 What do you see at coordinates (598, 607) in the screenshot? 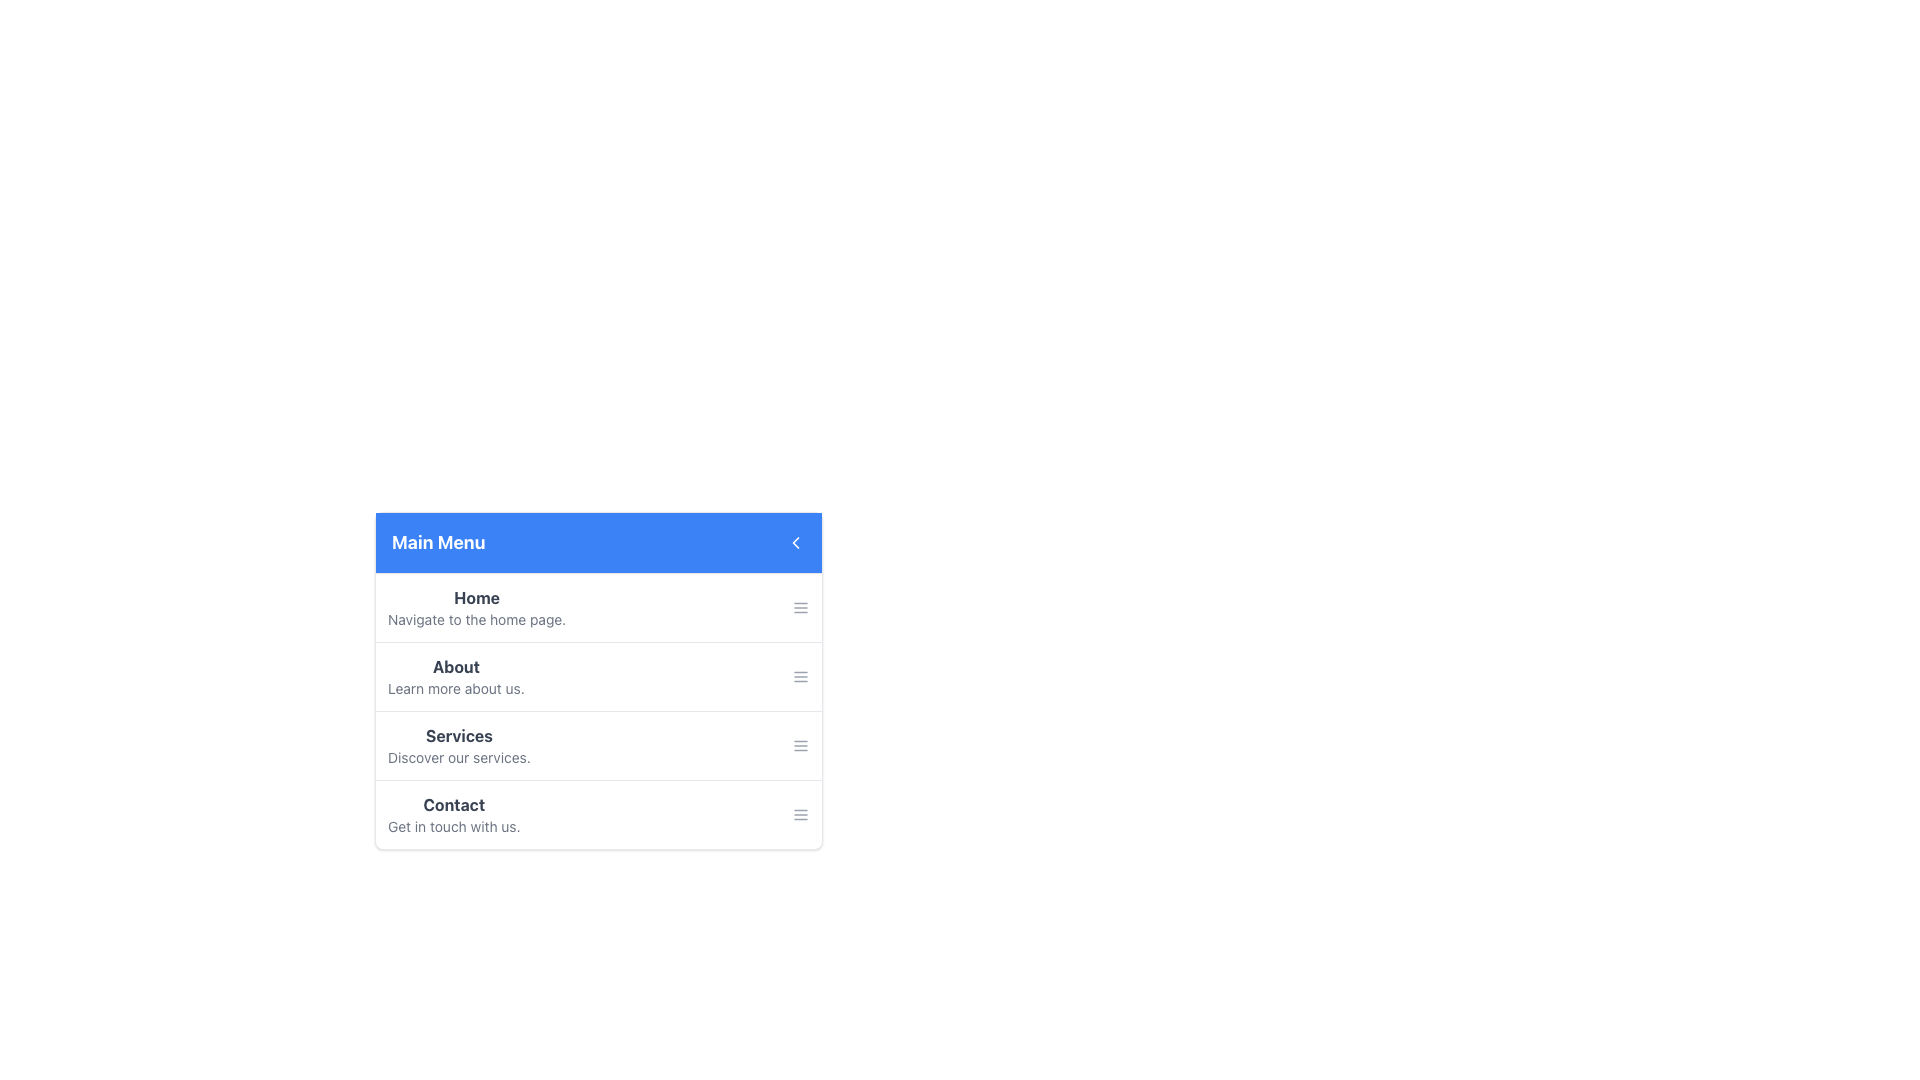
I see `the navigation menu item labeled 'Home', which is the first item in the list under 'Main Menu', to trigger possible visual feedback` at bounding box center [598, 607].